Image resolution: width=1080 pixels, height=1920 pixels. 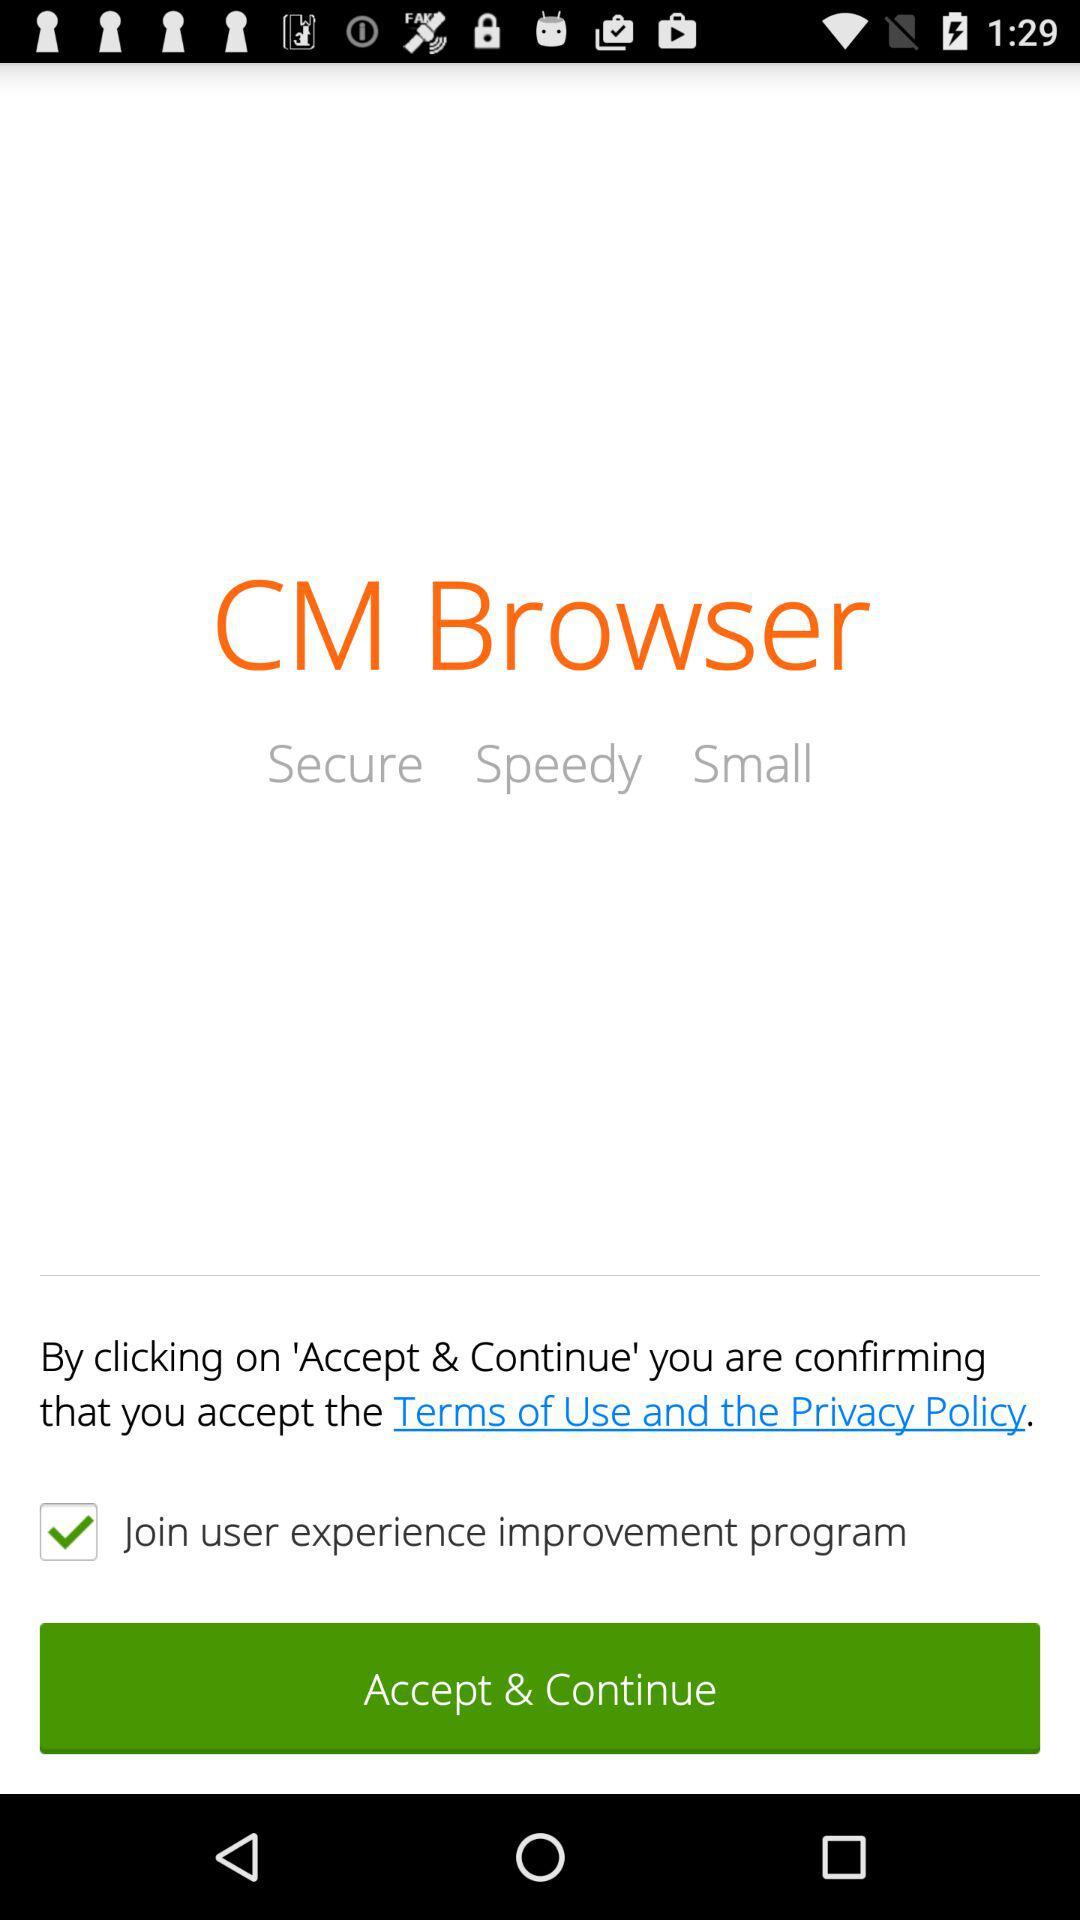 I want to click on by clicking on item, so click(x=540, y=1381).